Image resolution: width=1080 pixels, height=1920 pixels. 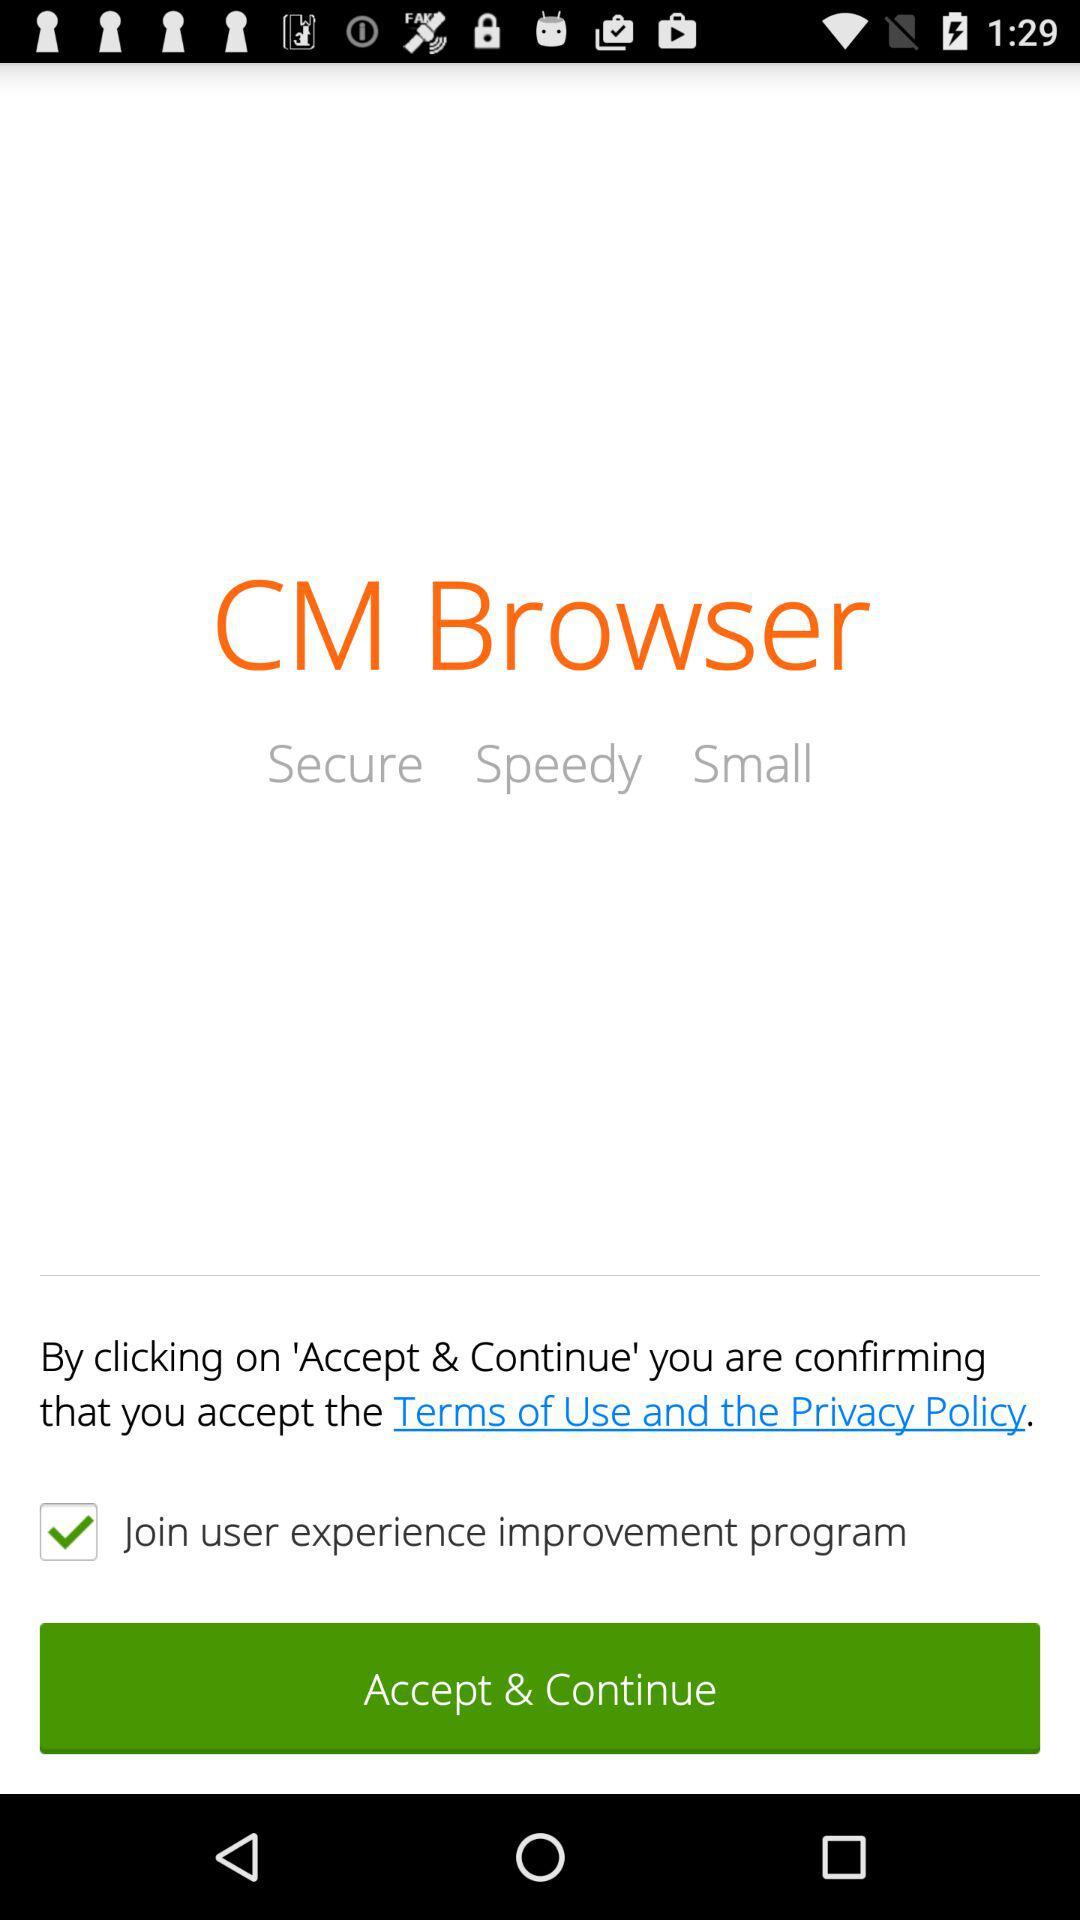 I want to click on by clicking on item, so click(x=540, y=1381).